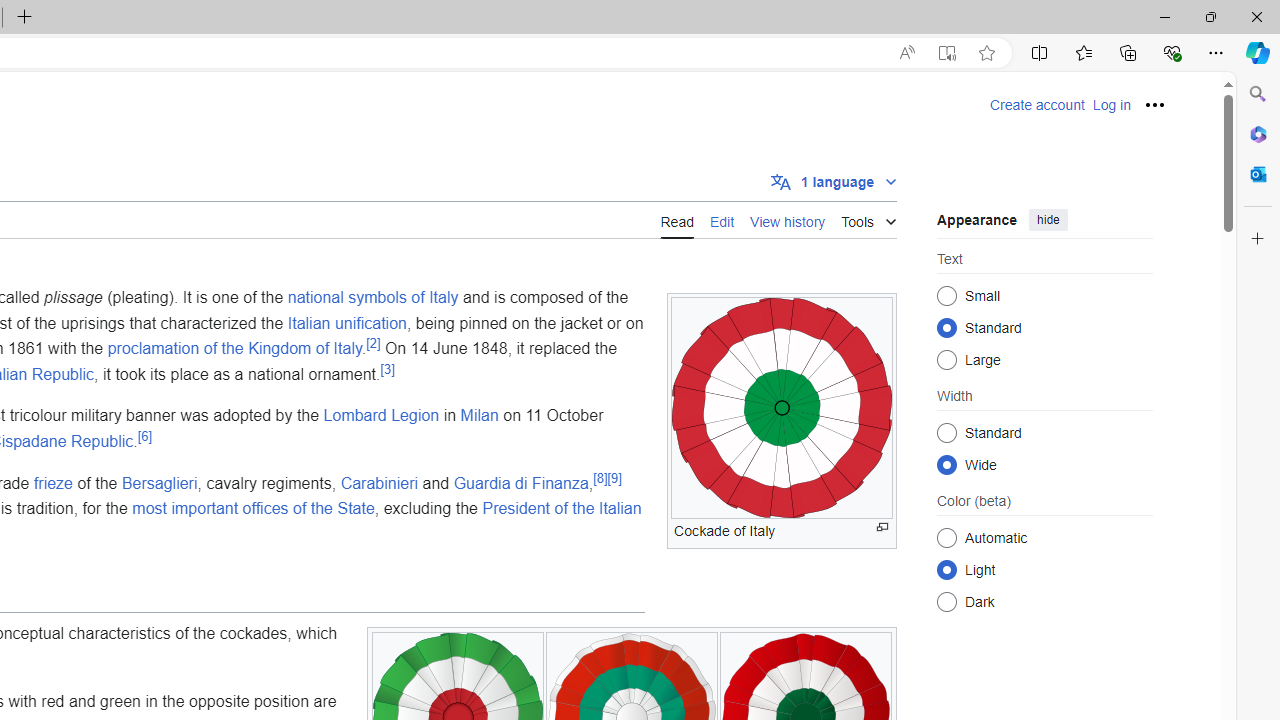  What do you see at coordinates (613, 478) in the screenshot?
I see `'[9]'` at bounding box center [613, 478].